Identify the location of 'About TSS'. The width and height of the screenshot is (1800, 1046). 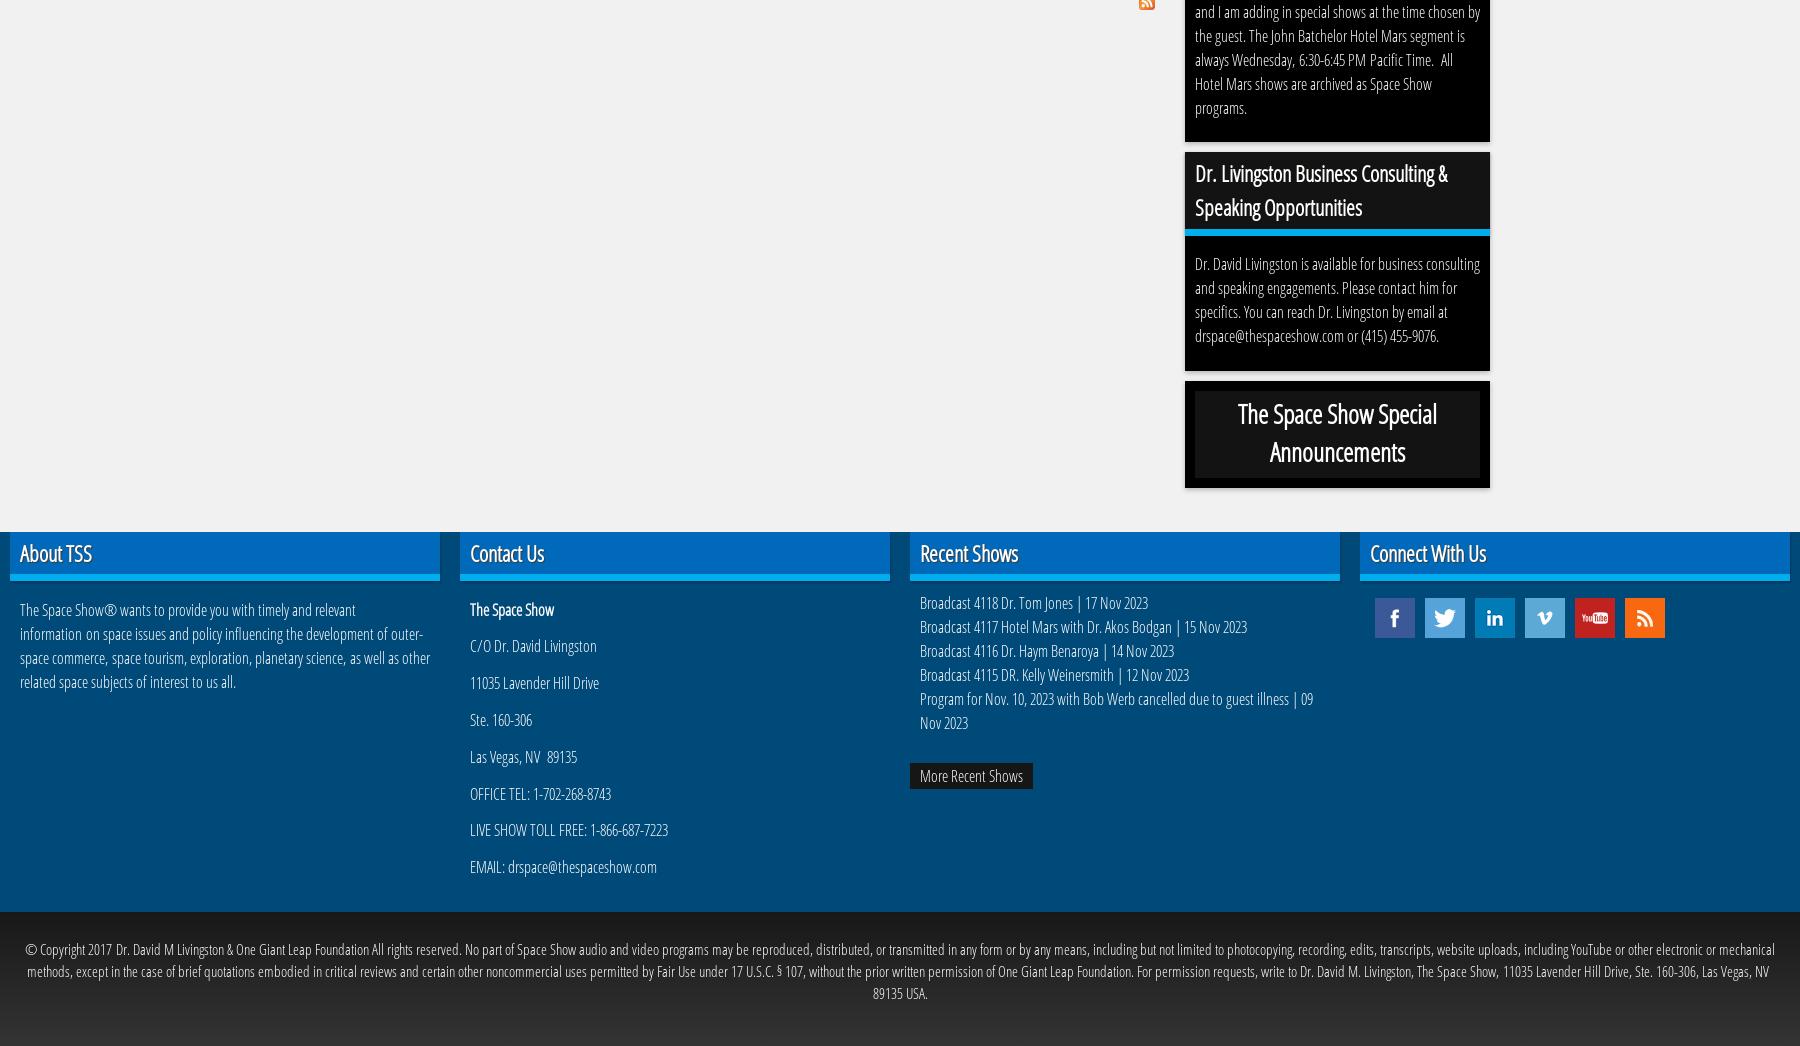
(54, 551).